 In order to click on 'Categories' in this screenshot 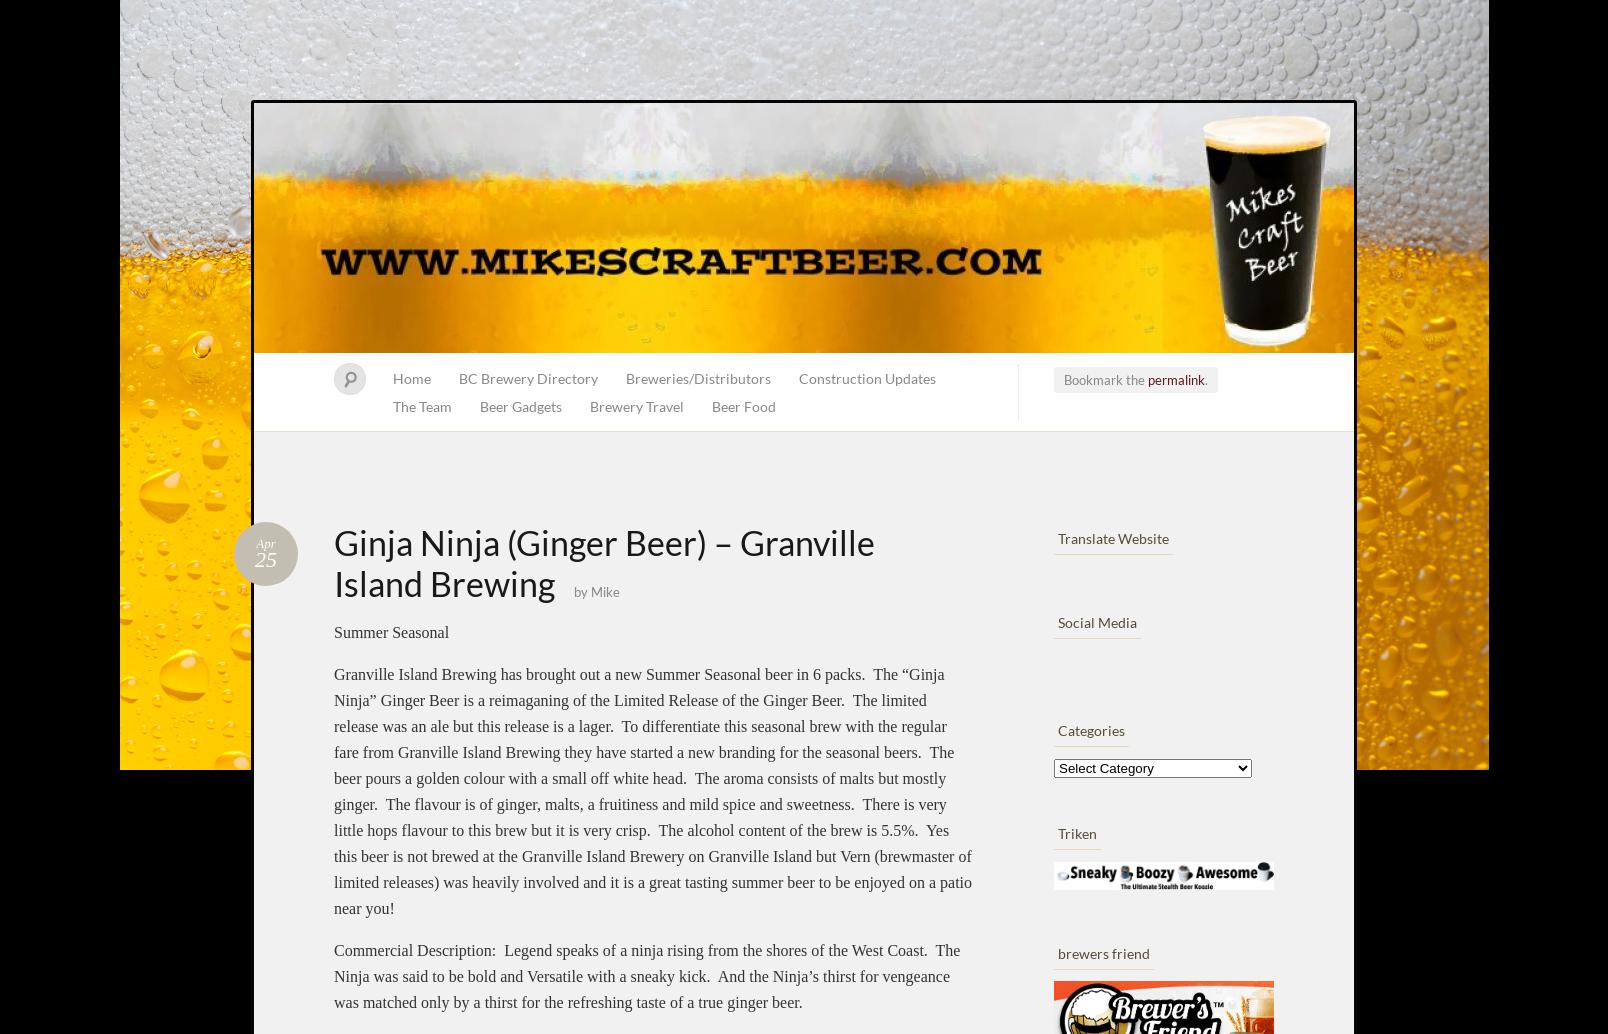, I will do `click(1090, 730)`.